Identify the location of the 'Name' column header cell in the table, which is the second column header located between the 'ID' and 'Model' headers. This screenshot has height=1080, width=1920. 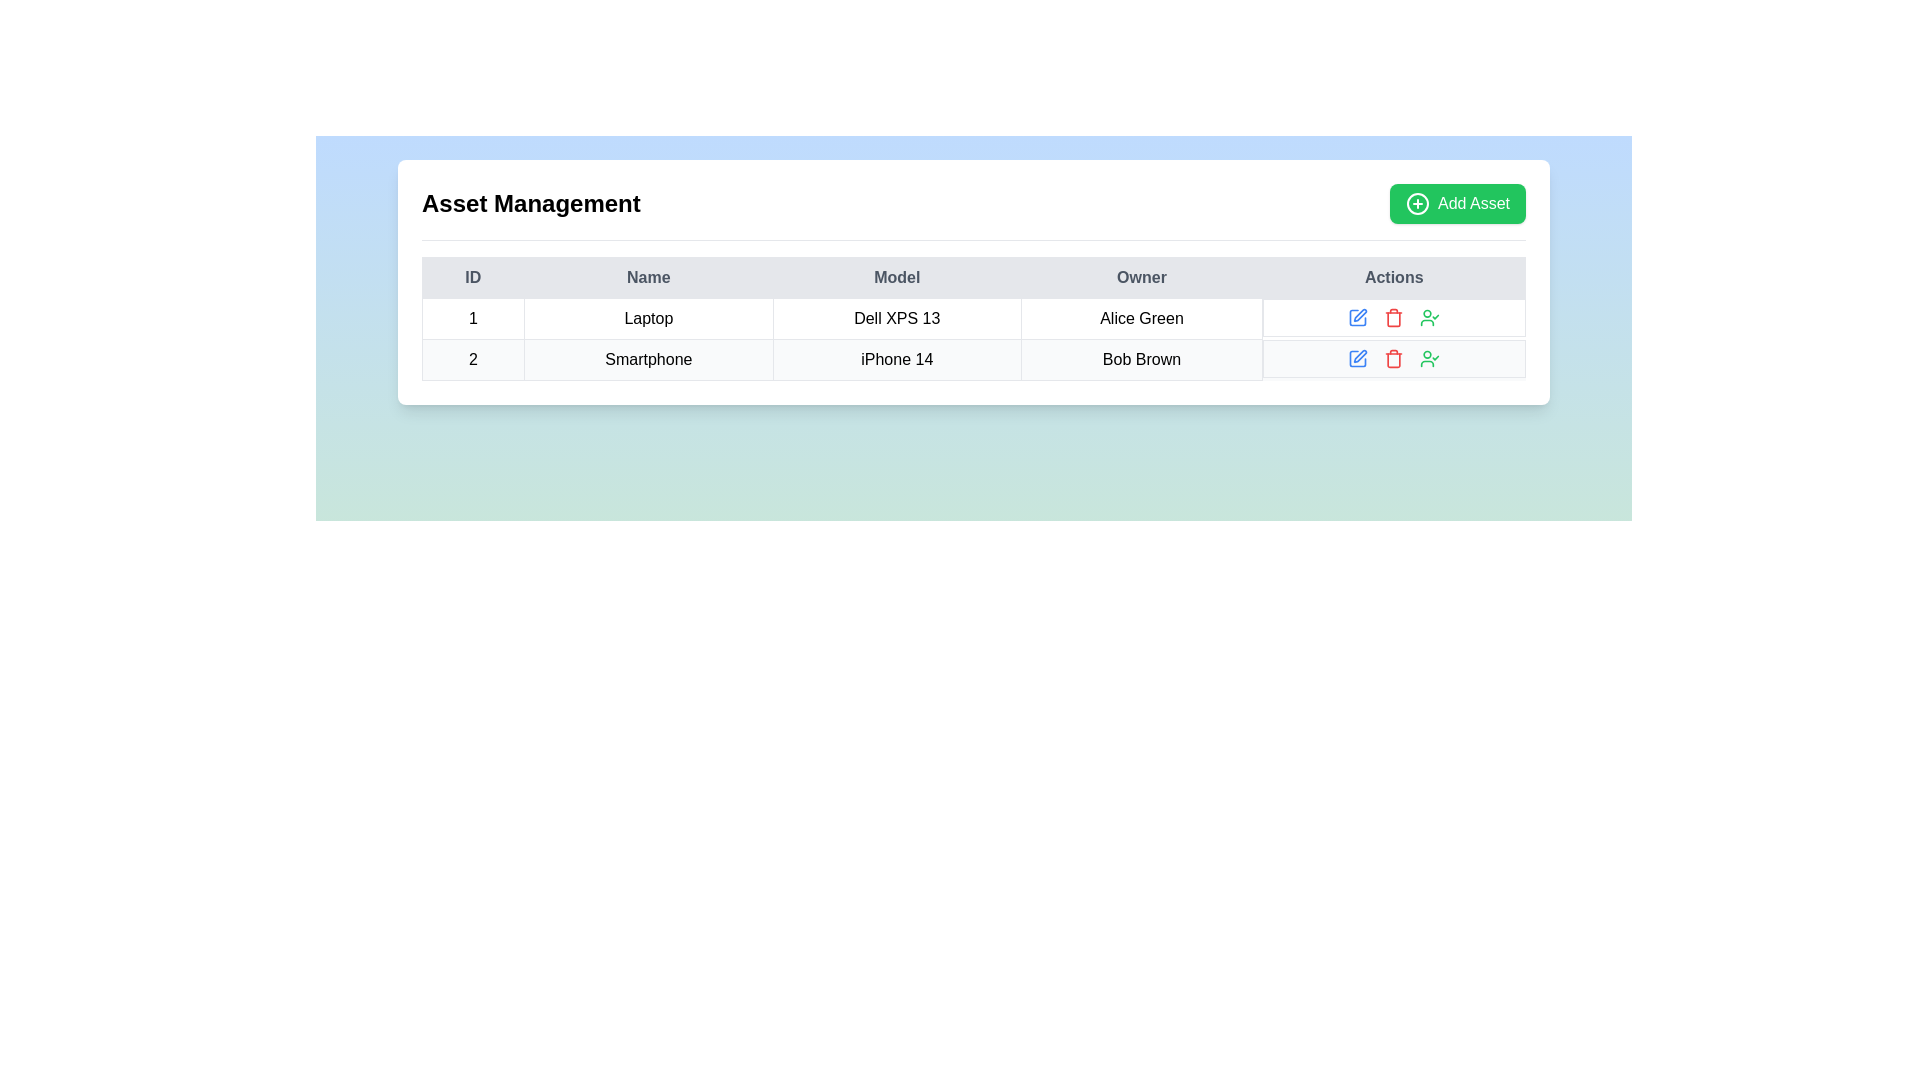
(648, 277).